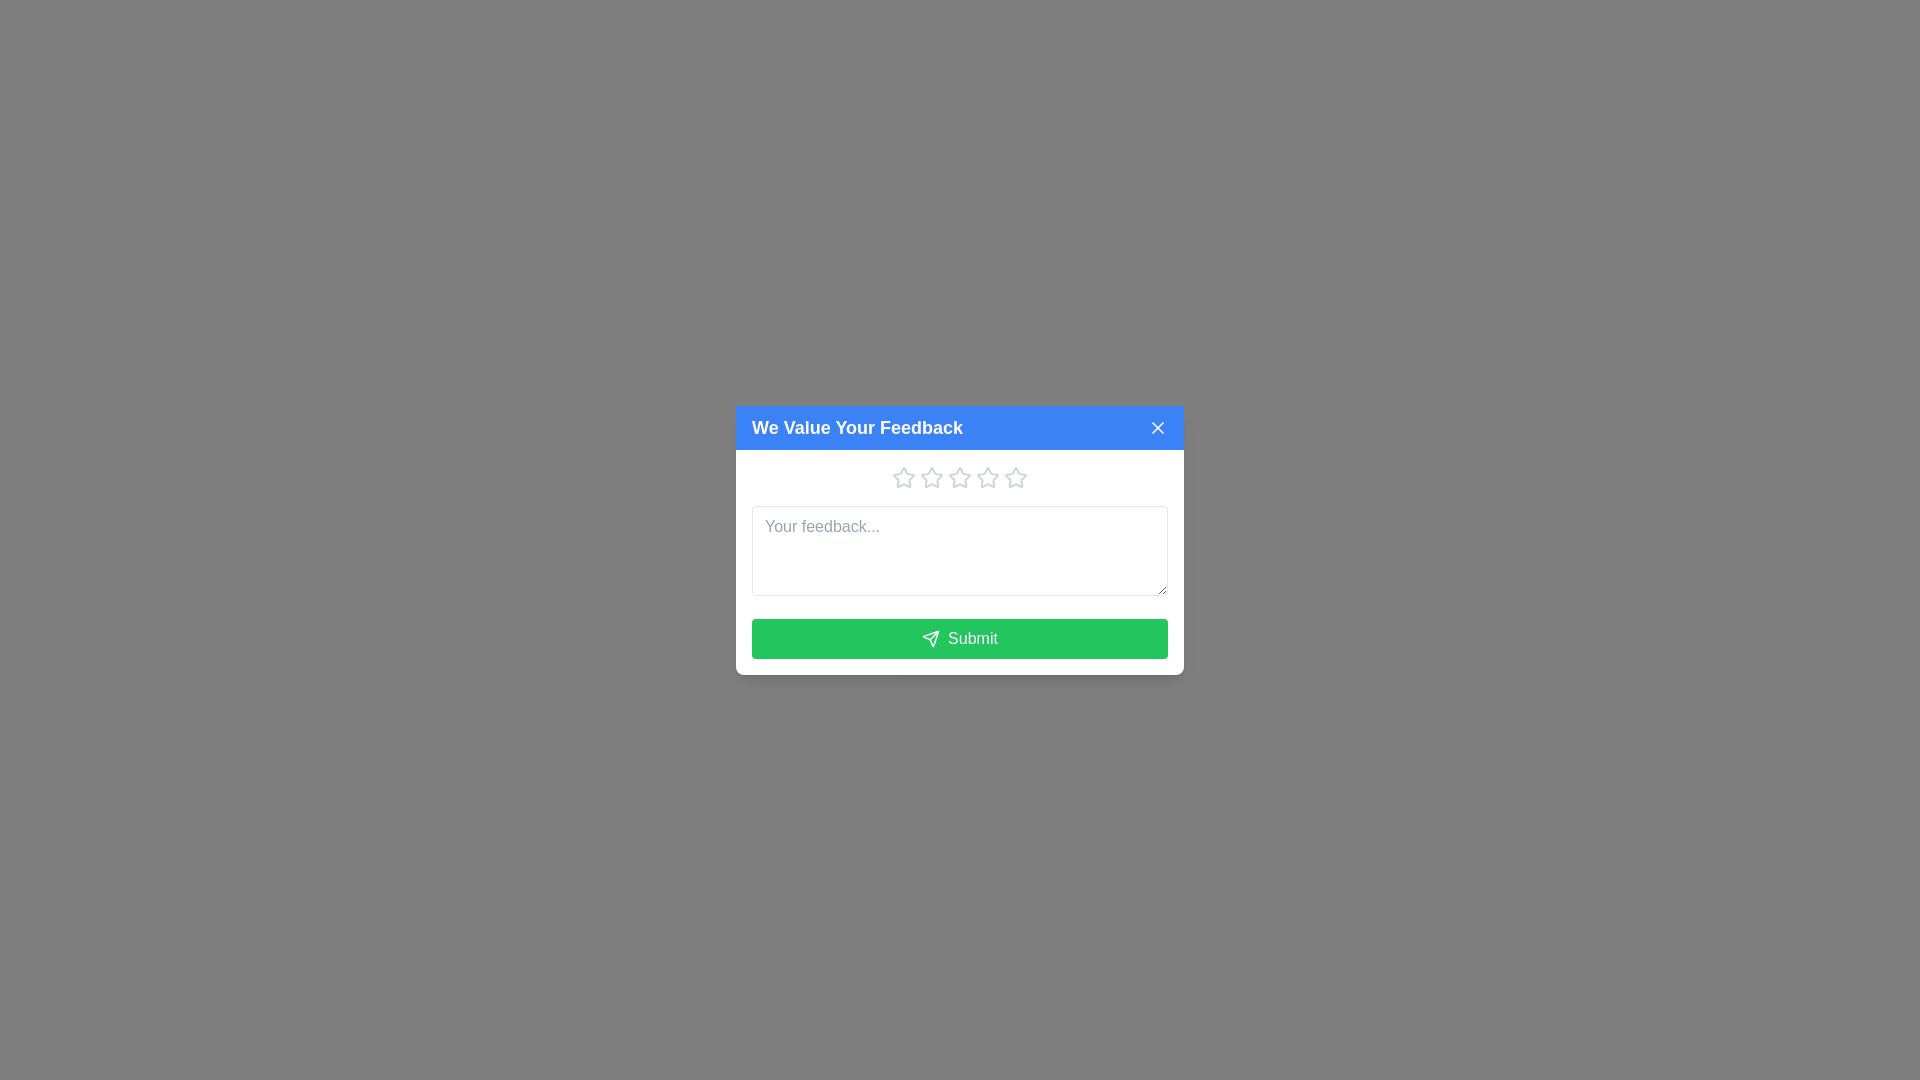  Describe the element at coordinates (930, 477) in the screenshot. I see `the second star icon button in the horizontal row for accessibility navigation` at that location.